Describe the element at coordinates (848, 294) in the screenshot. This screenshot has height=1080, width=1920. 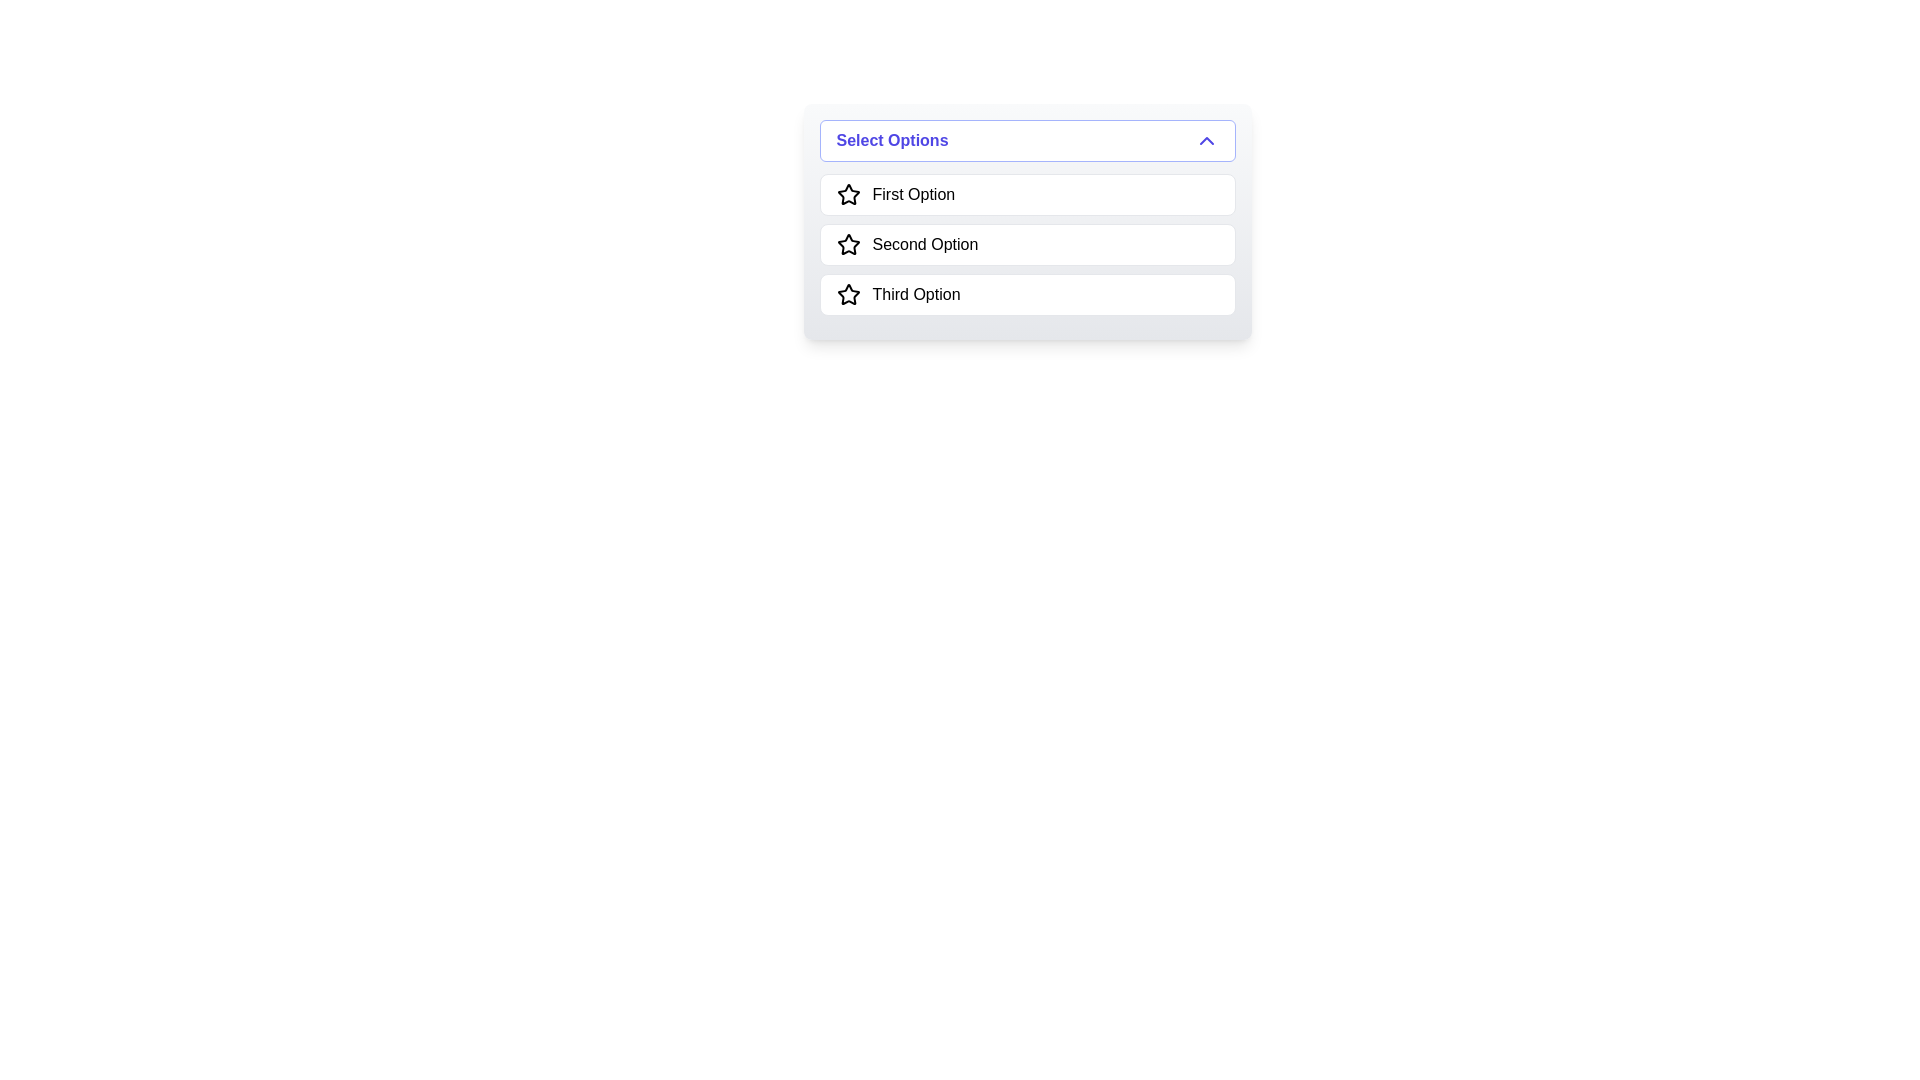
I see `the star icon which represents the 'Third Option' entry in the dropdown menu titled 'Select Options'` at that location.